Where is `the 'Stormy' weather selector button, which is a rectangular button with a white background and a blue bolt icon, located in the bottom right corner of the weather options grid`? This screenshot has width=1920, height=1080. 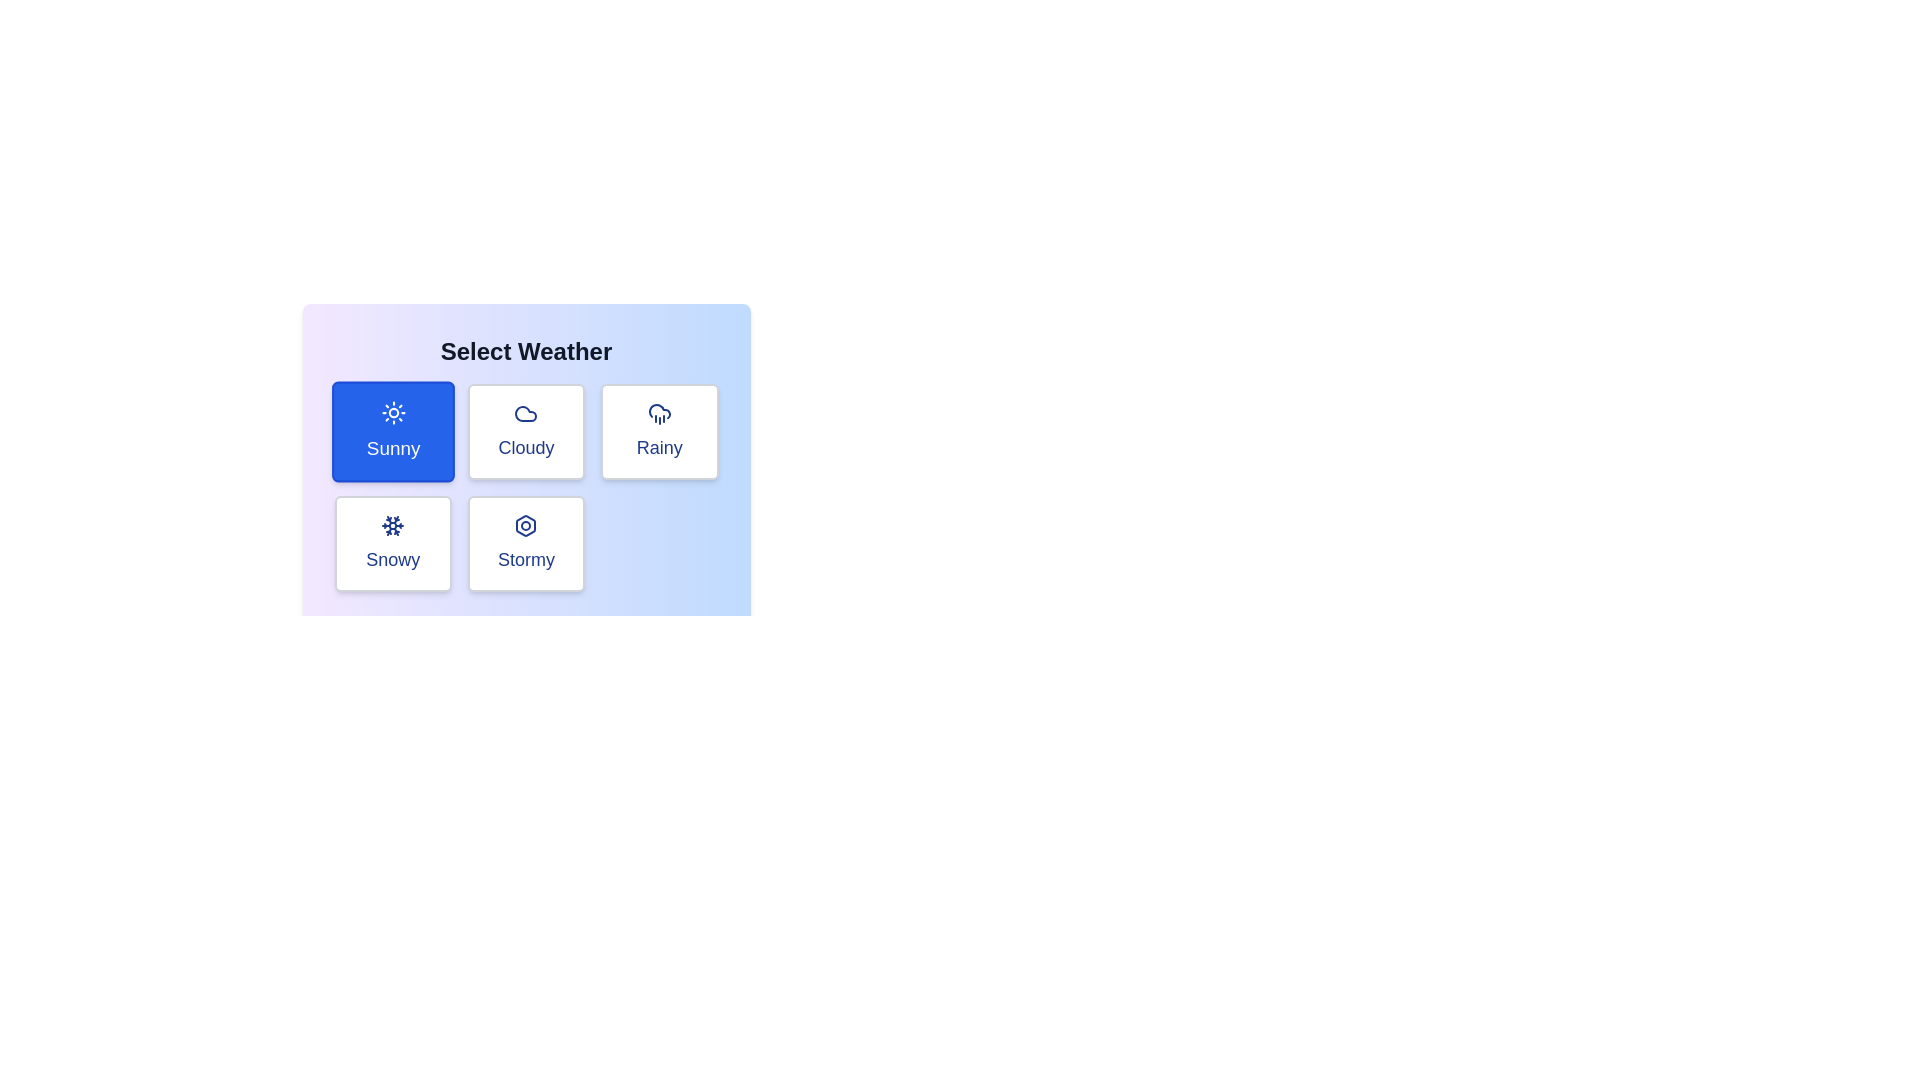
the 'Stormy' weather selector button, which is a rectangular button with a white background and a blue bolt icon, located in the bottom right corner of the weather options grid is located at coordinates (526, 543).